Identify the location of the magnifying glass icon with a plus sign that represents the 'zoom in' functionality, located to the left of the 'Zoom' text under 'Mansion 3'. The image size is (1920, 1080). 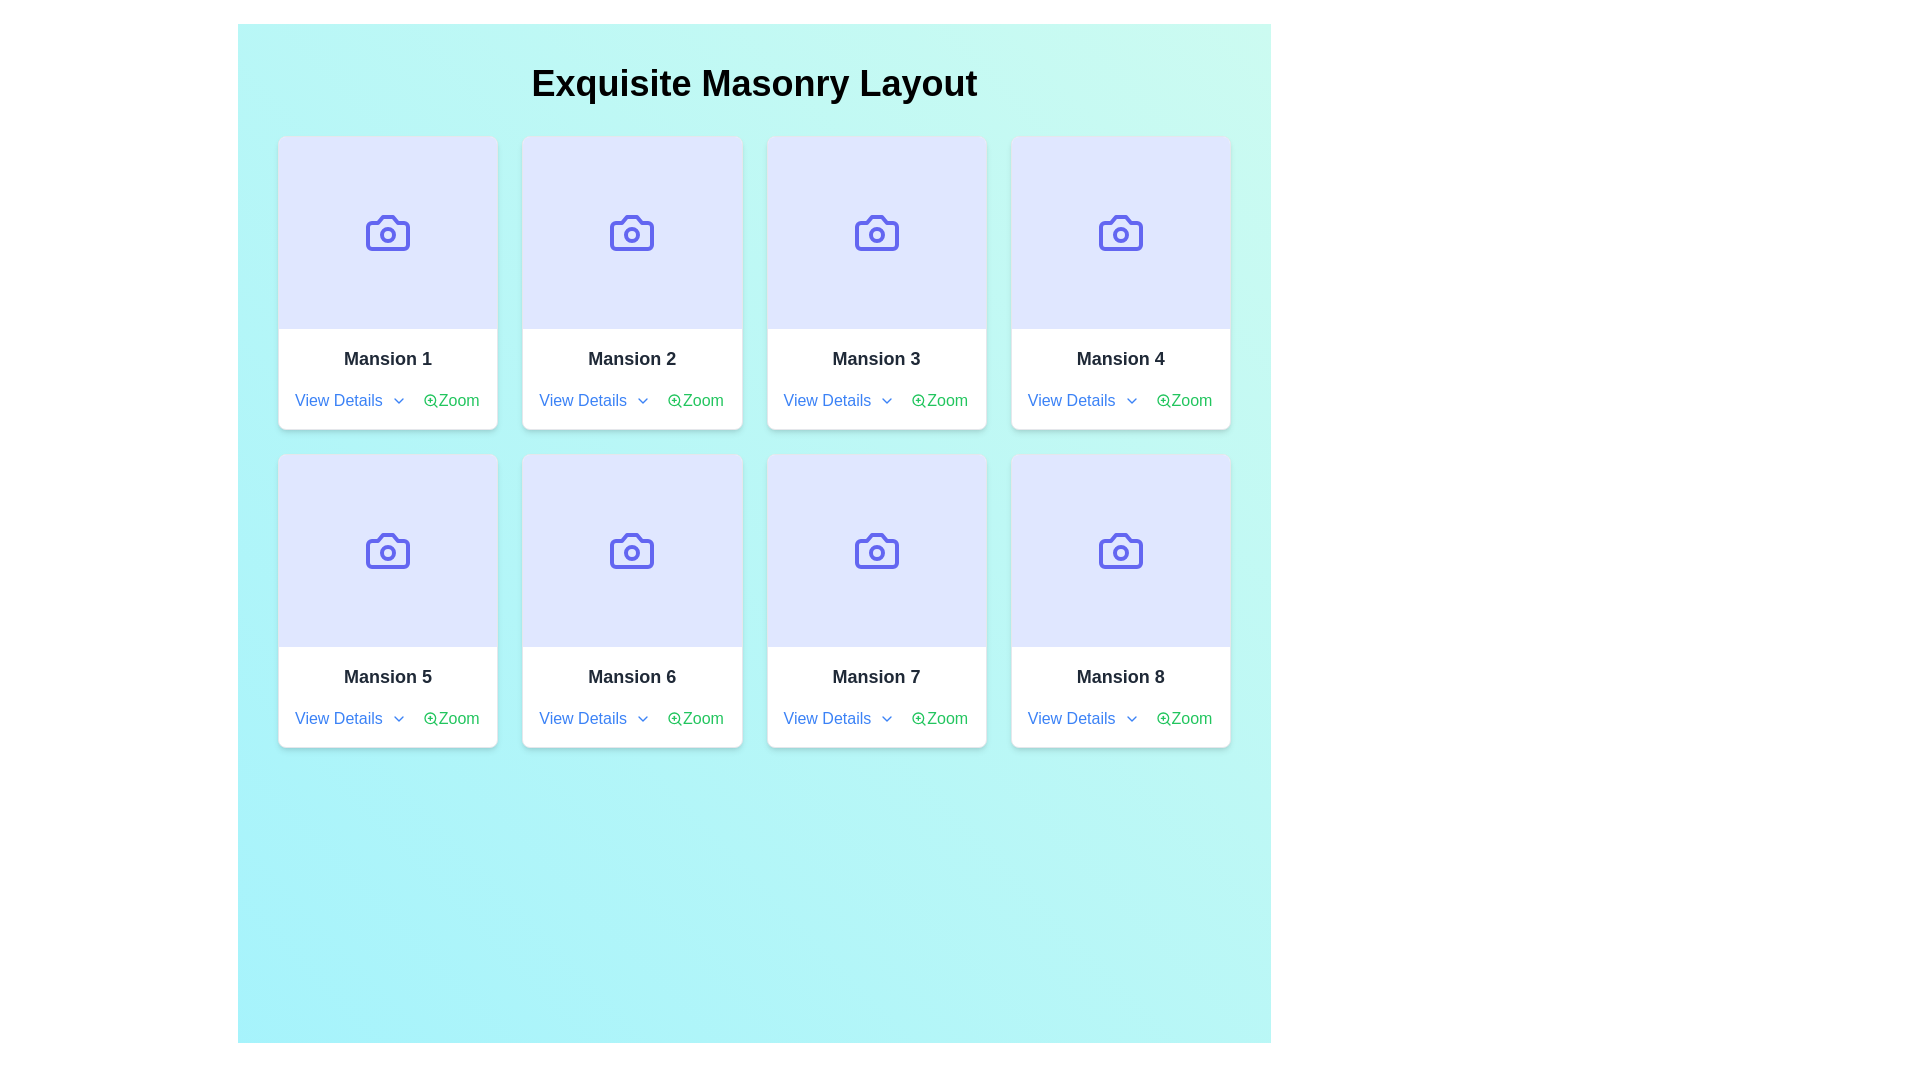
(918, 401).